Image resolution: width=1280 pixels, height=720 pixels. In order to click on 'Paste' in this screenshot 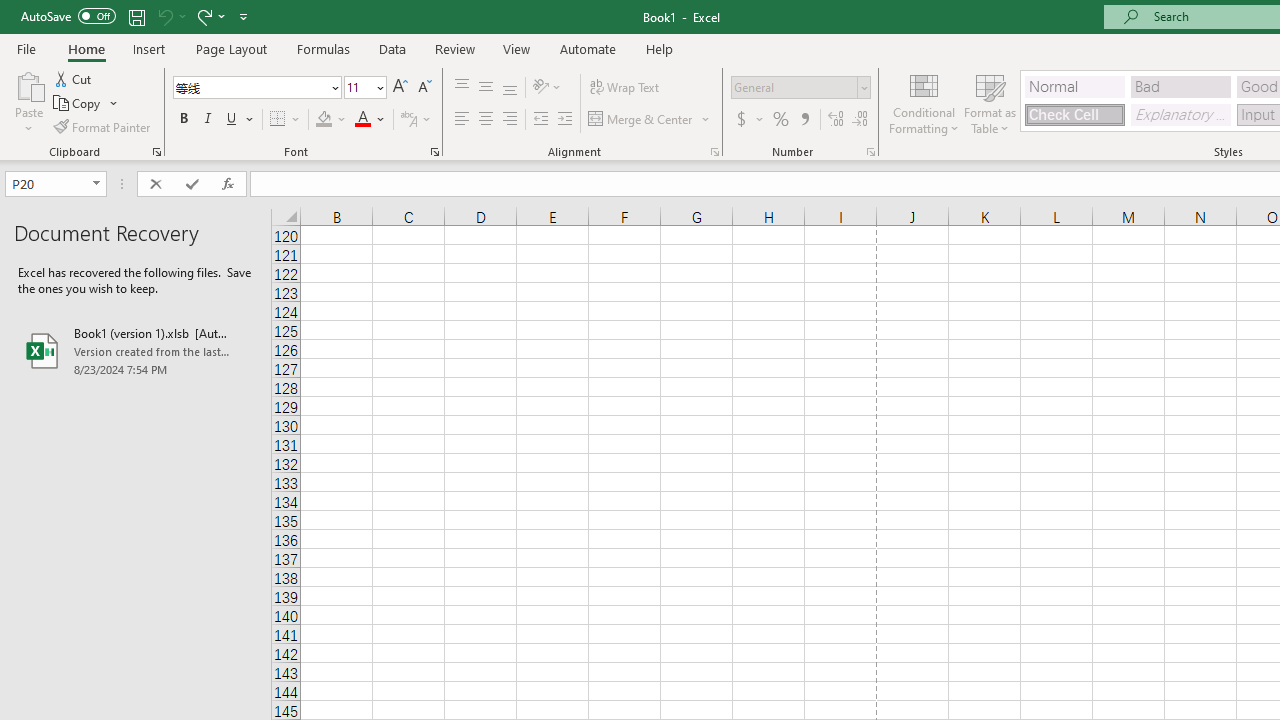, I will do `click(28, 103)`.